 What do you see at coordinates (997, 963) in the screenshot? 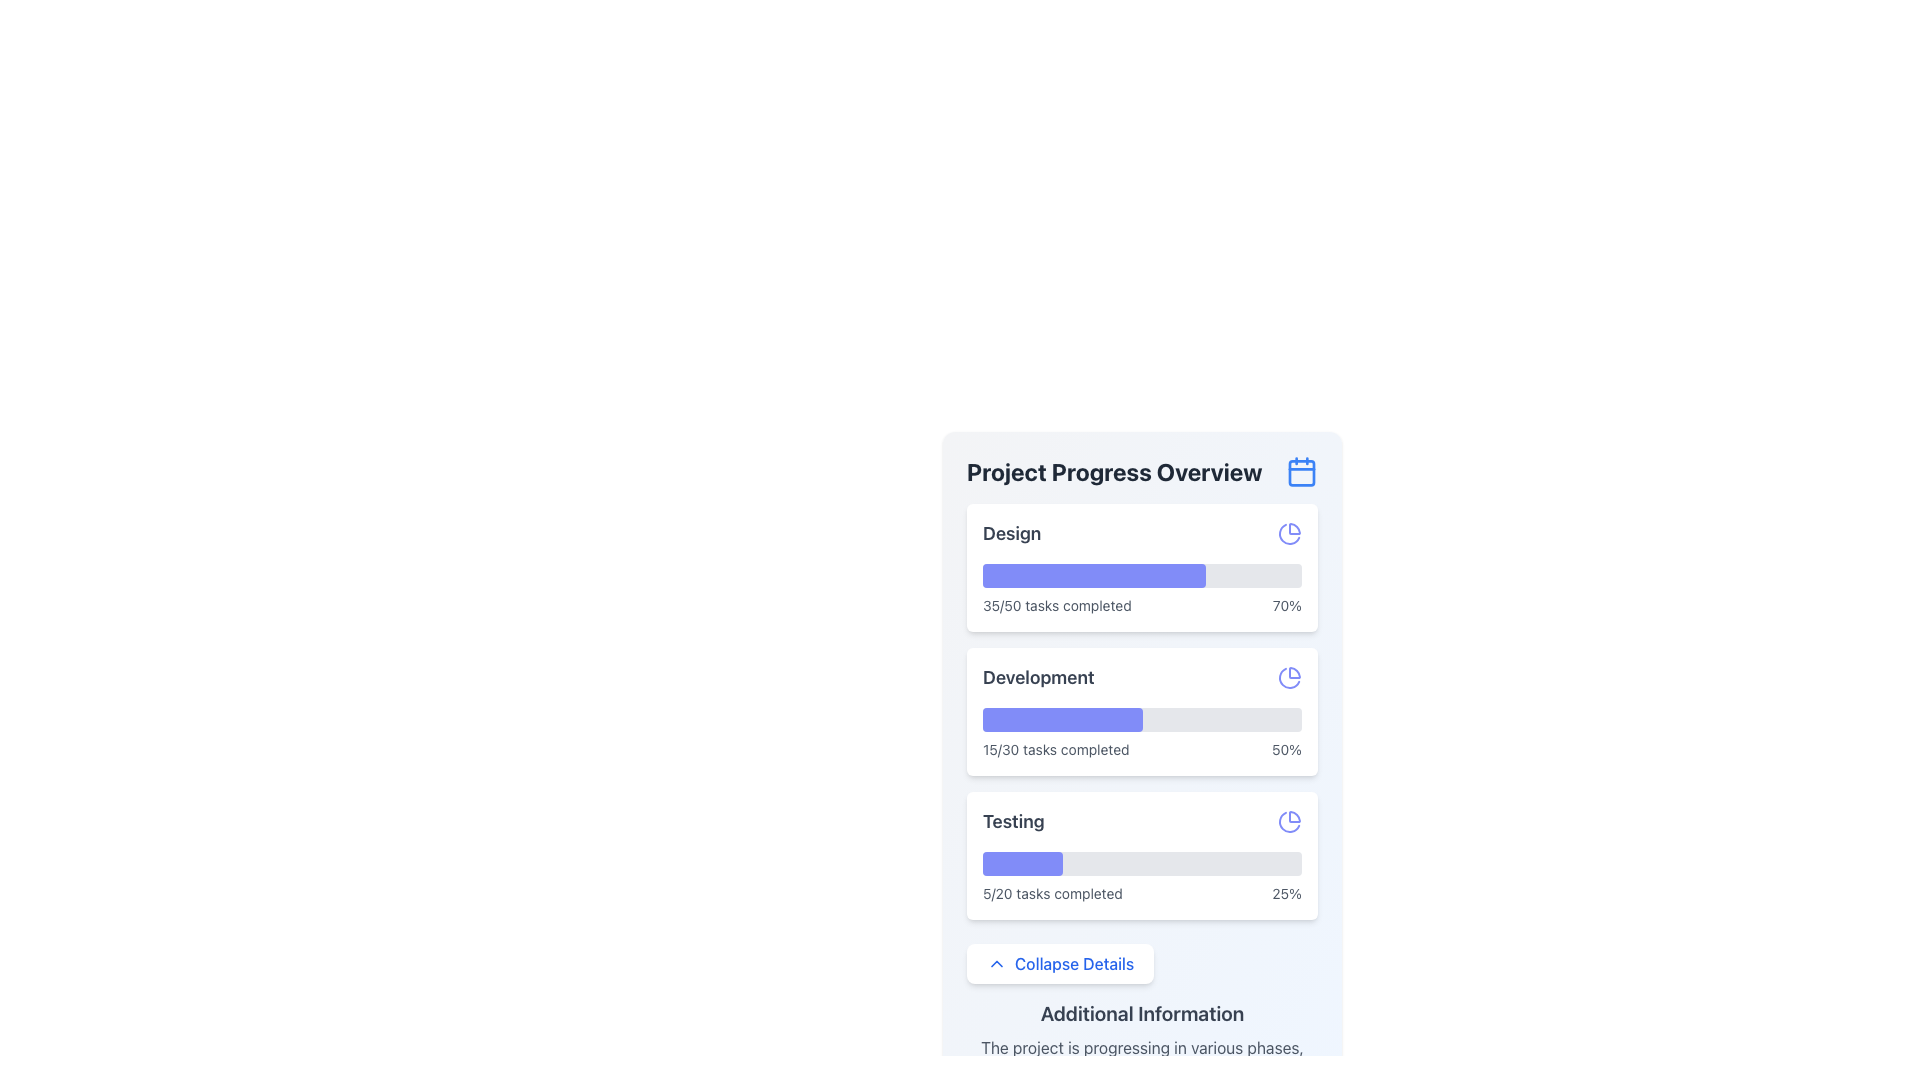
I see `the chevron icon located to the left of the 'Collapse Details' text` at bounding box center [997, 963].